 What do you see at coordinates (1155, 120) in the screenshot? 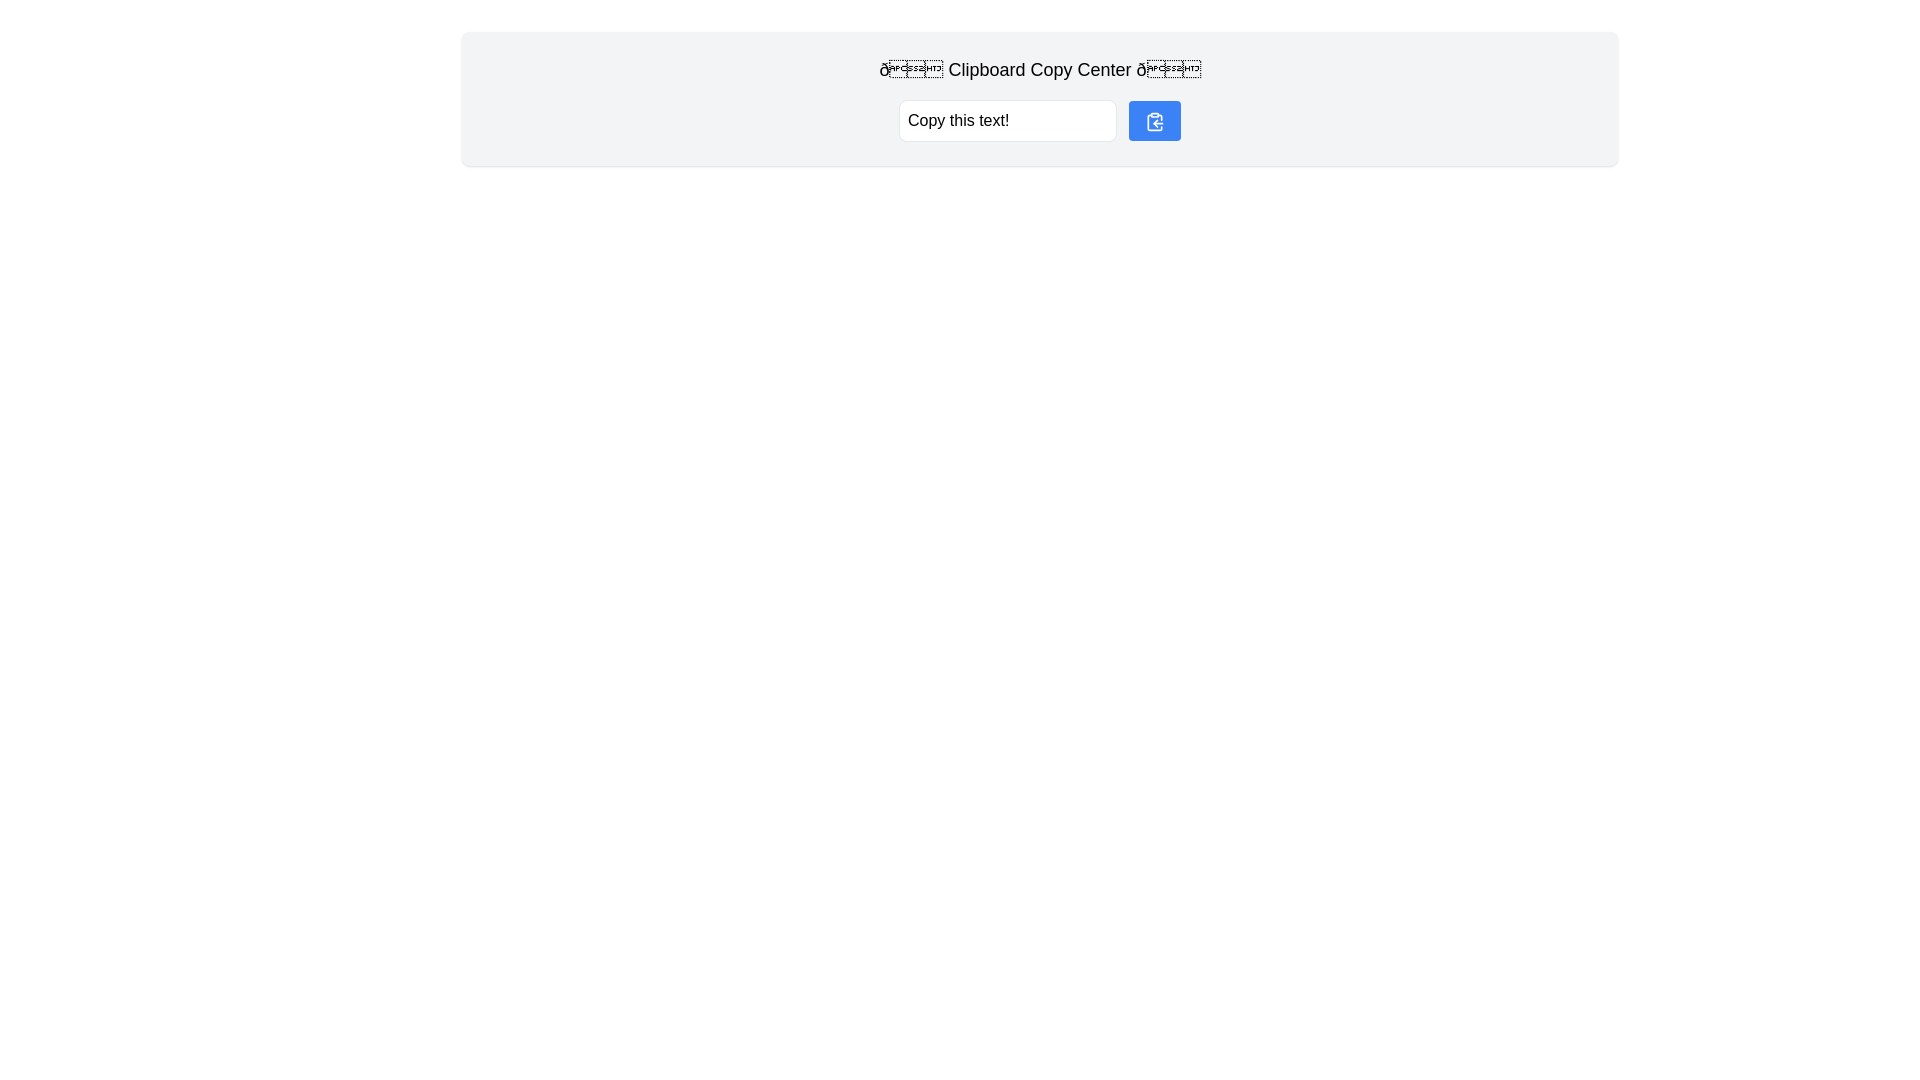
I see `the copy button located to the right of the input field with the text 'Copy this text!'` at bounding box center [1155, 120].